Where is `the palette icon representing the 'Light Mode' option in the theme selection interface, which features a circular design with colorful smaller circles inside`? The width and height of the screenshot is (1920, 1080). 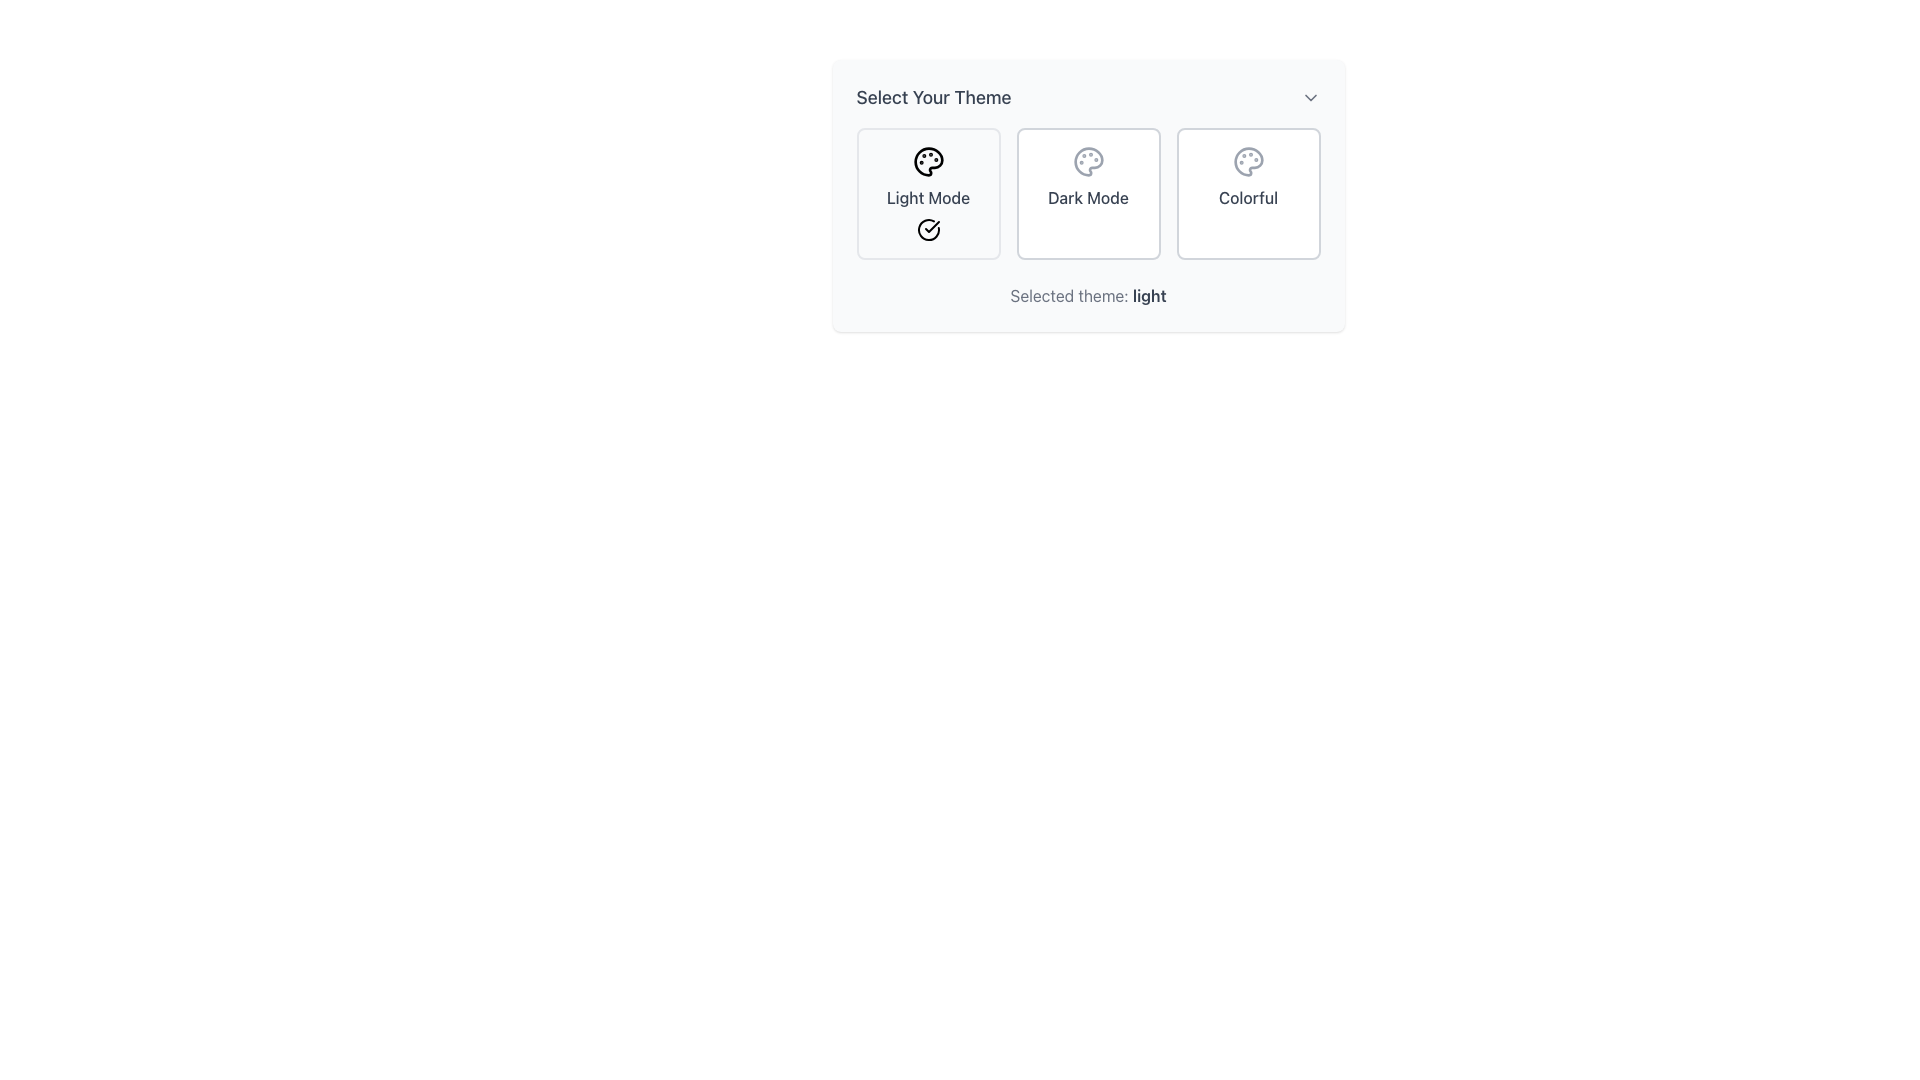
the palette icon representing the 'Light Mode' option in the theme selection interface, which features a circular design with colorful smaller circles inside is located at coordinates (927, 161).